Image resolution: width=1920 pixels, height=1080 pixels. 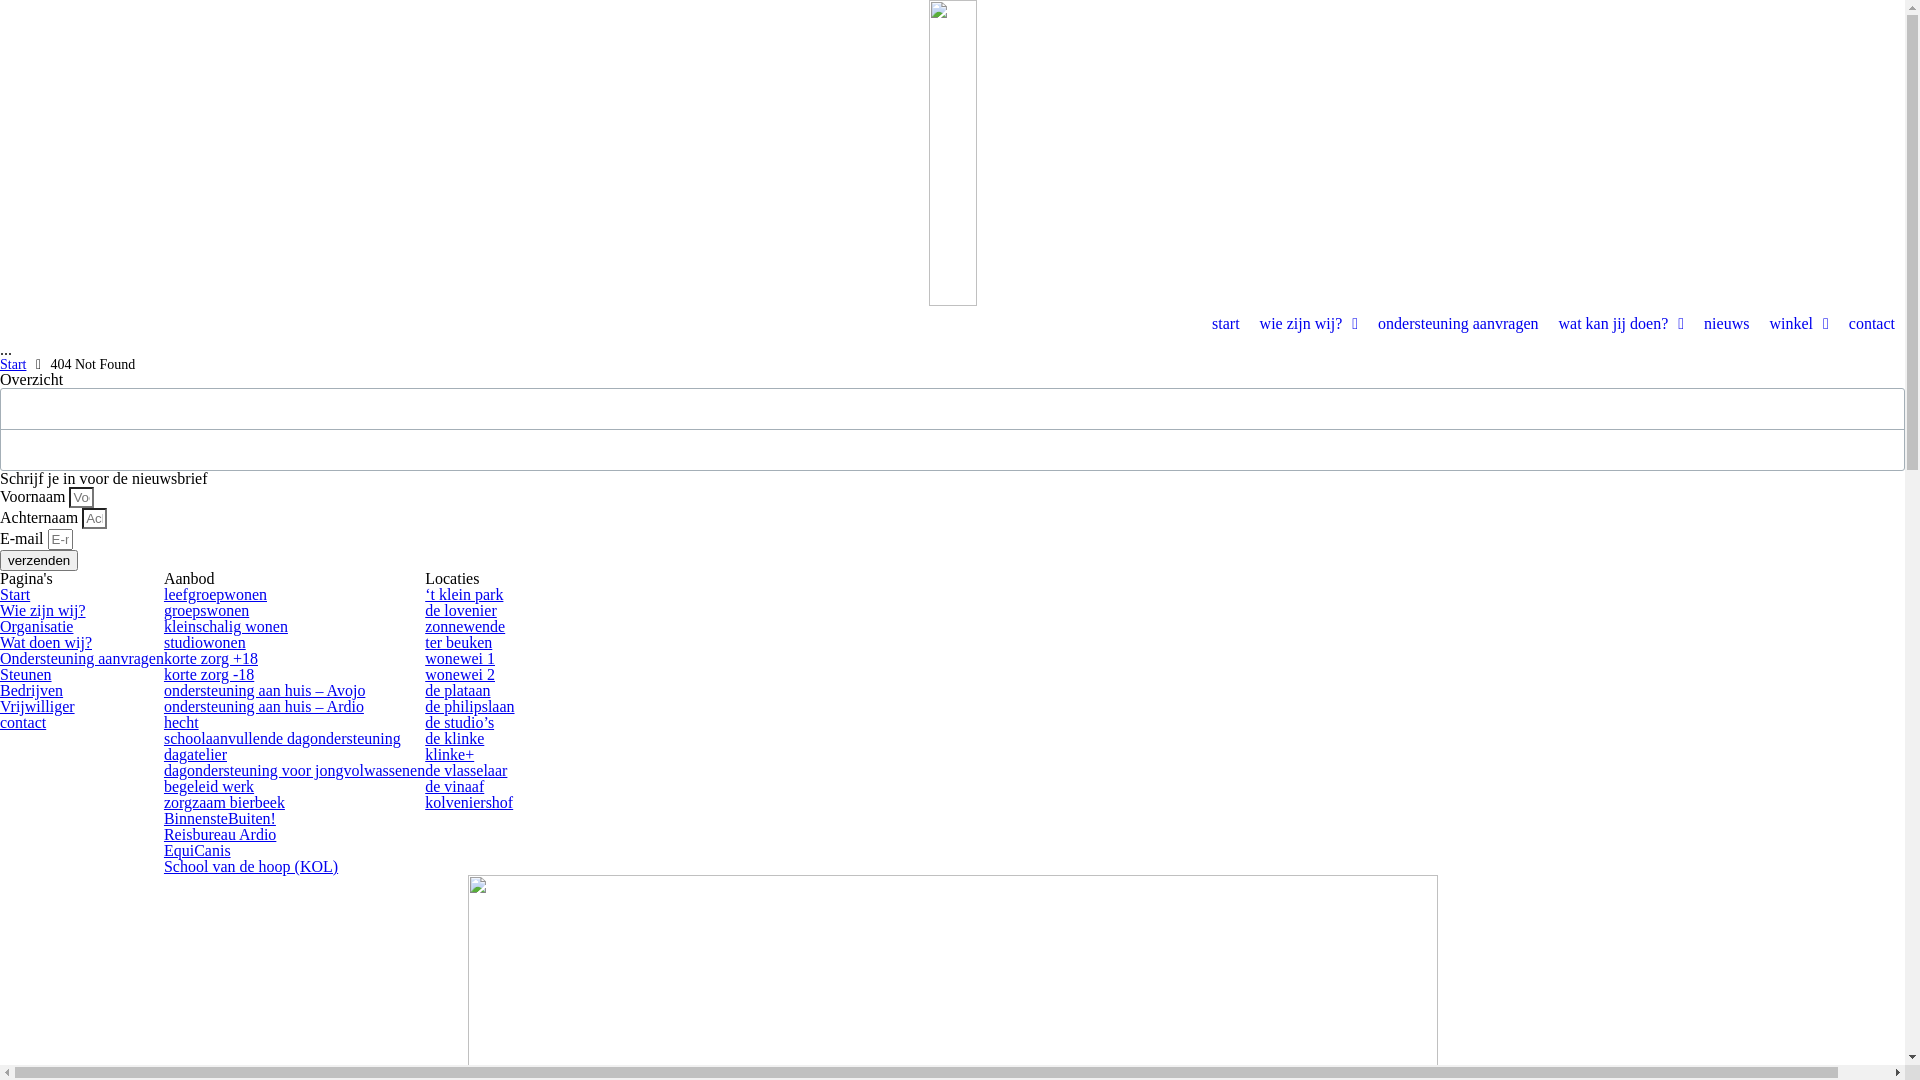 I want to click on 'groepswonen', so click(x=163, y=609).